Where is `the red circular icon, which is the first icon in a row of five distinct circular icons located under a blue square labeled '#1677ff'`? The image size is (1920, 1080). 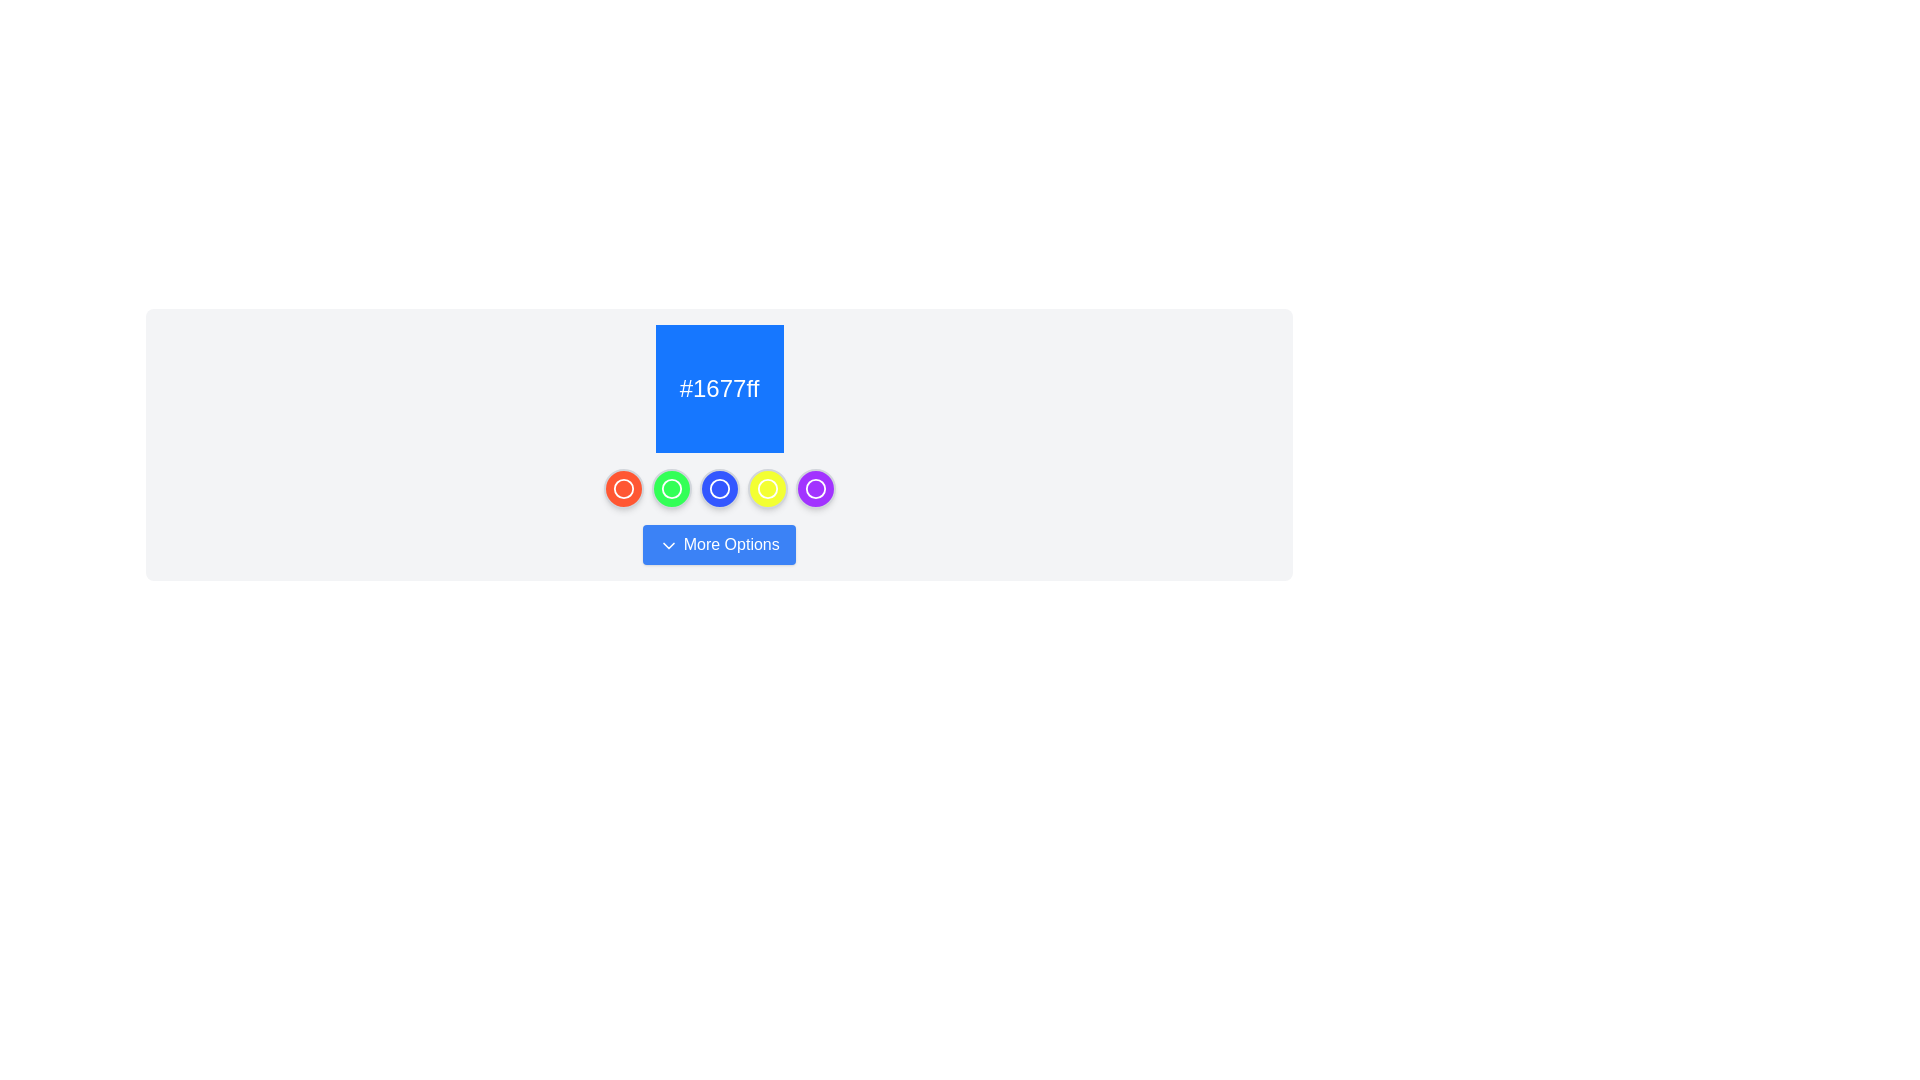
the red circular icon, which is the first icon in a row of five distinct circular icons located under a blue square labeled '#1677ff' is located at coordinates (622, 489).